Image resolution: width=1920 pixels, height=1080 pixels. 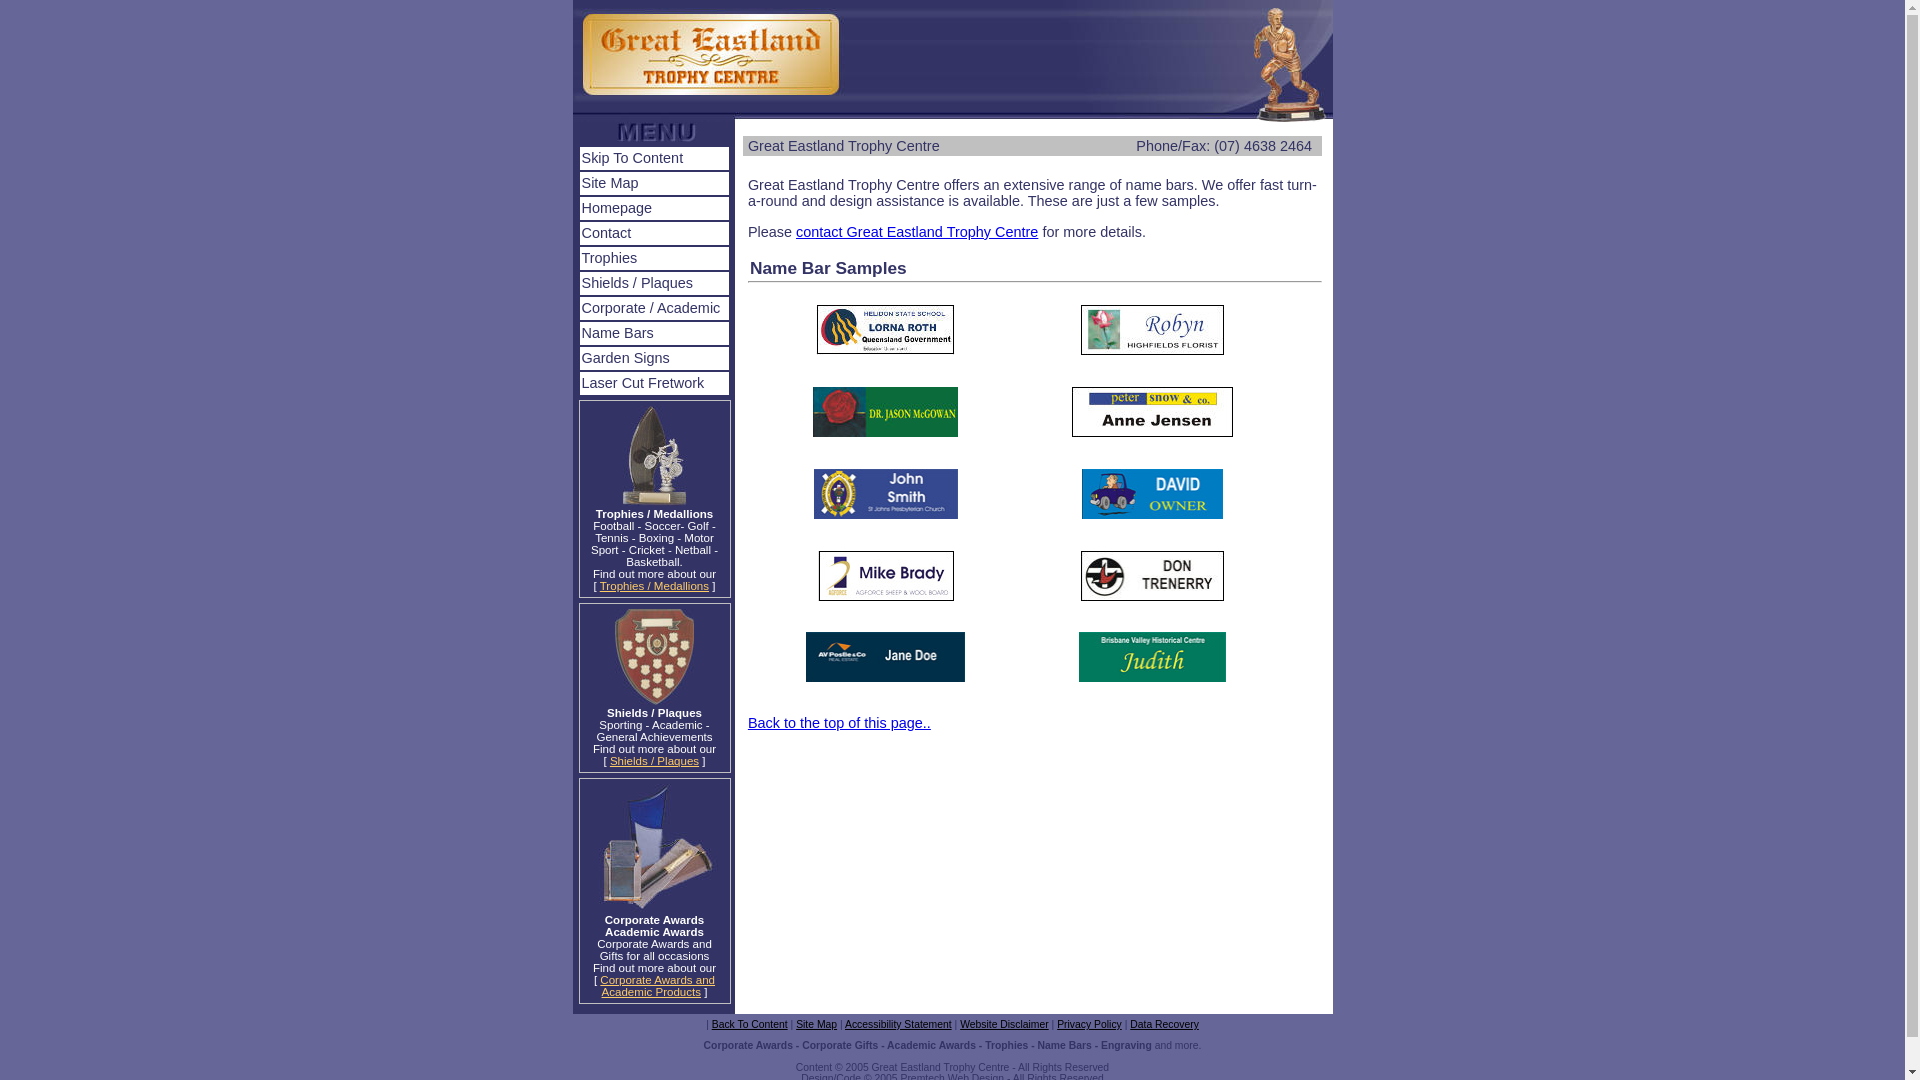 What do you see at coordinates (654, 332) in the screenshot?
I see `'Name Bars'` at bounding box center [654, 332].